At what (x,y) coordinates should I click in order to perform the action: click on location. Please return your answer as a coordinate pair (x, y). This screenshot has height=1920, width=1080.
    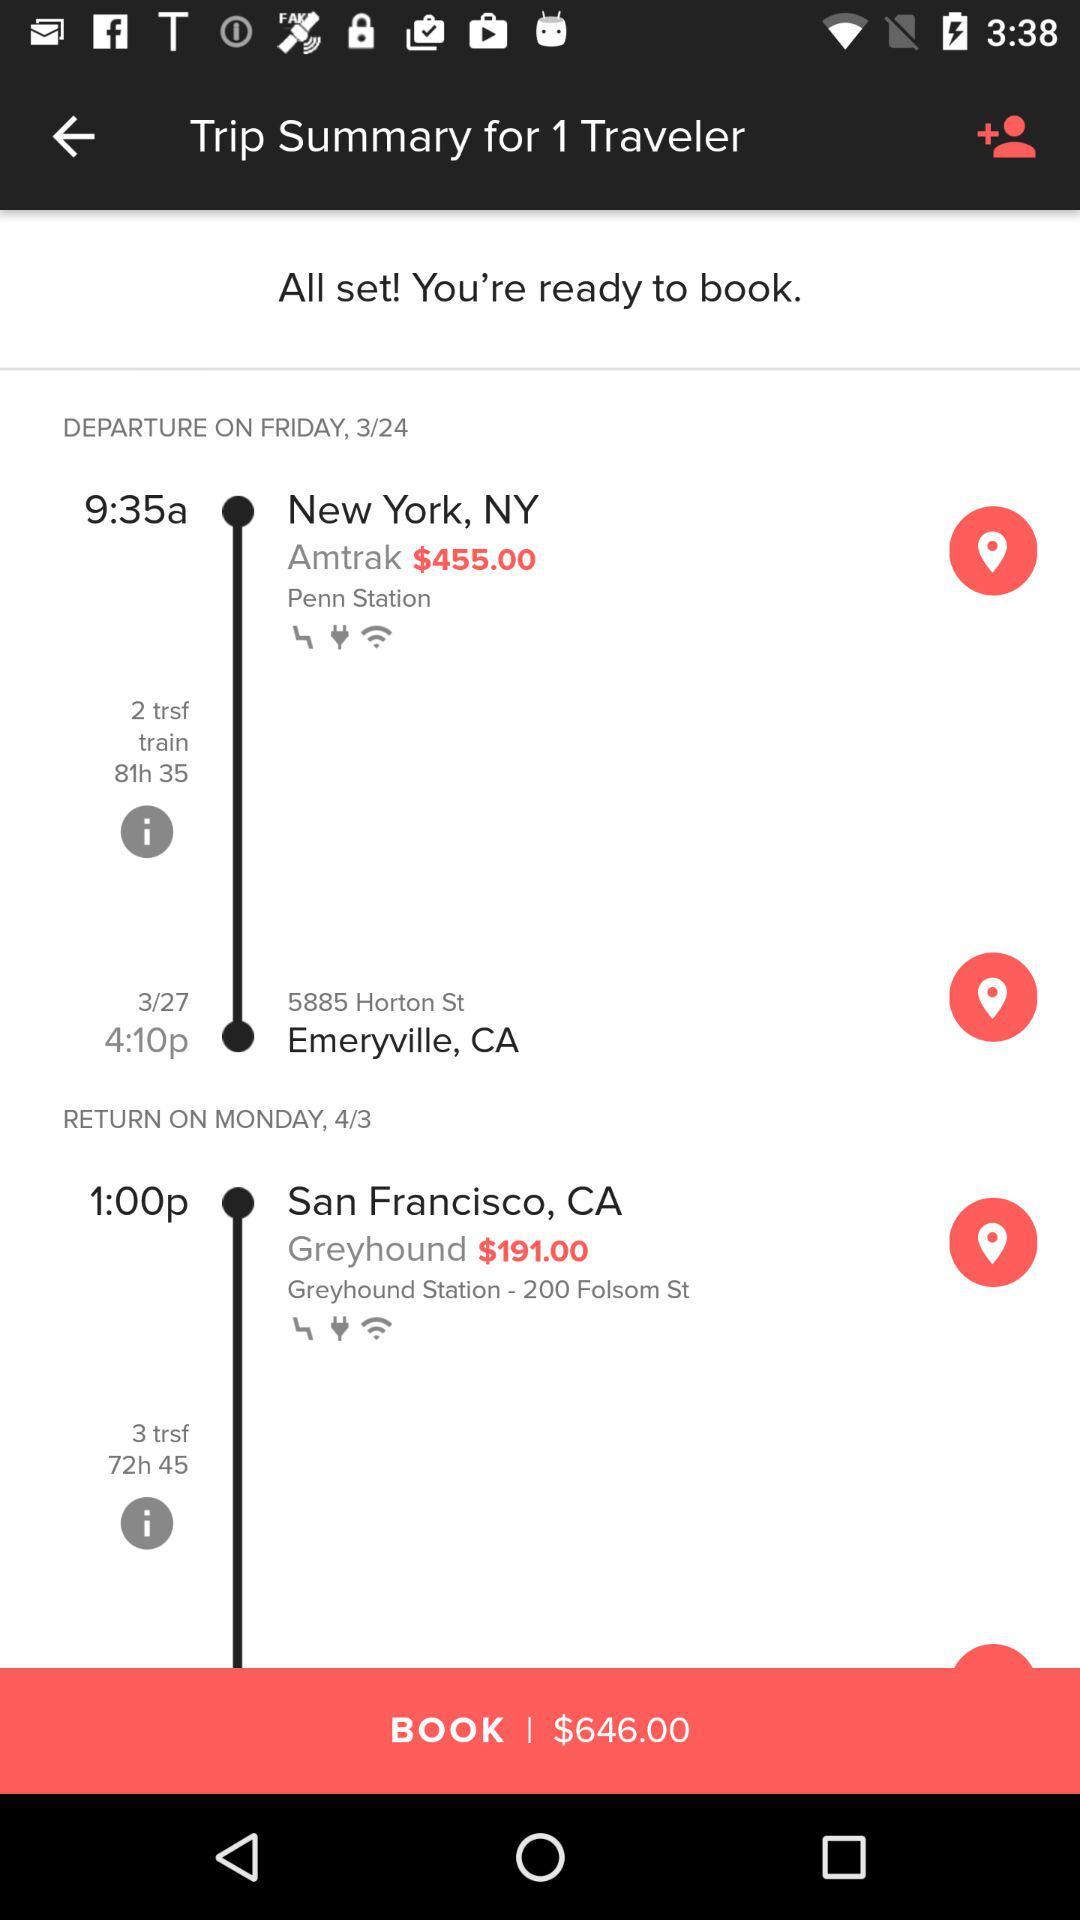
    Looking at the image, I should click on (993, 997).